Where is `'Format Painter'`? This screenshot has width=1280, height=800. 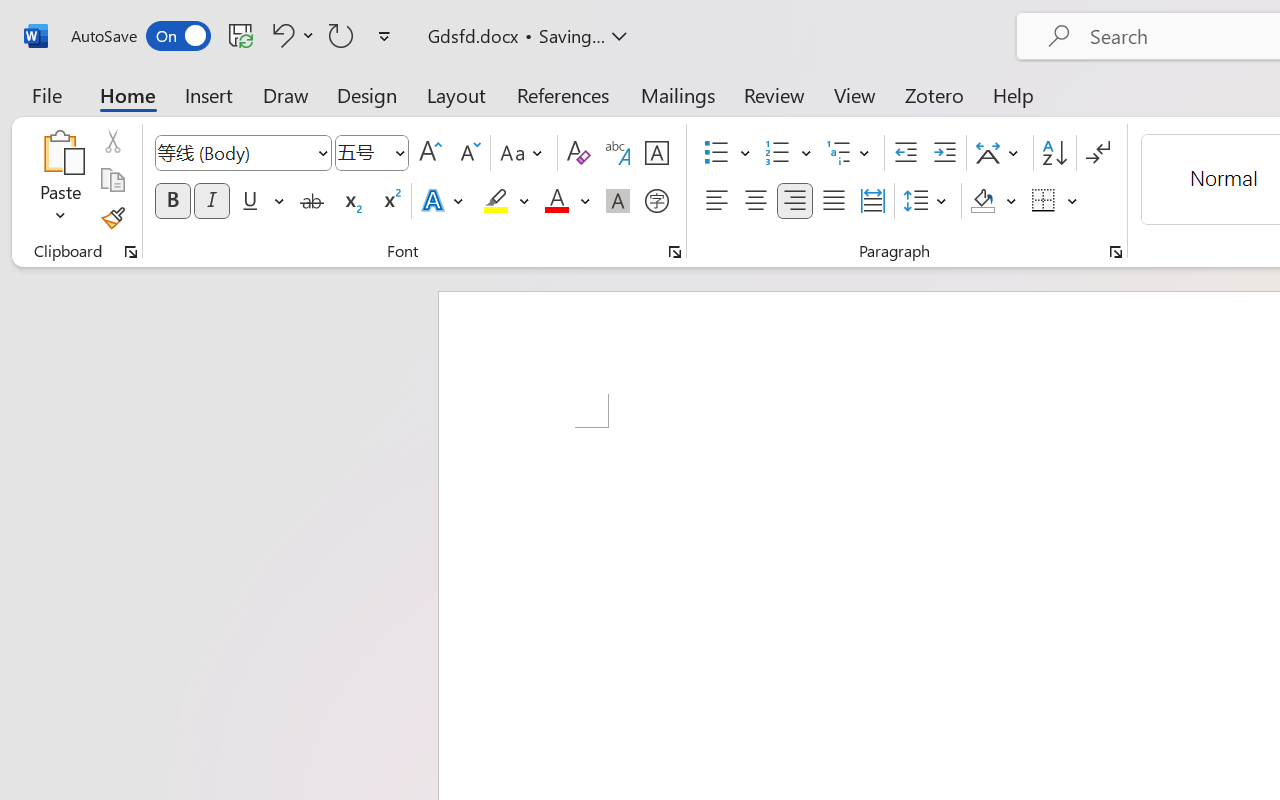 'Format Painter' is located at coordinates (111, 218).